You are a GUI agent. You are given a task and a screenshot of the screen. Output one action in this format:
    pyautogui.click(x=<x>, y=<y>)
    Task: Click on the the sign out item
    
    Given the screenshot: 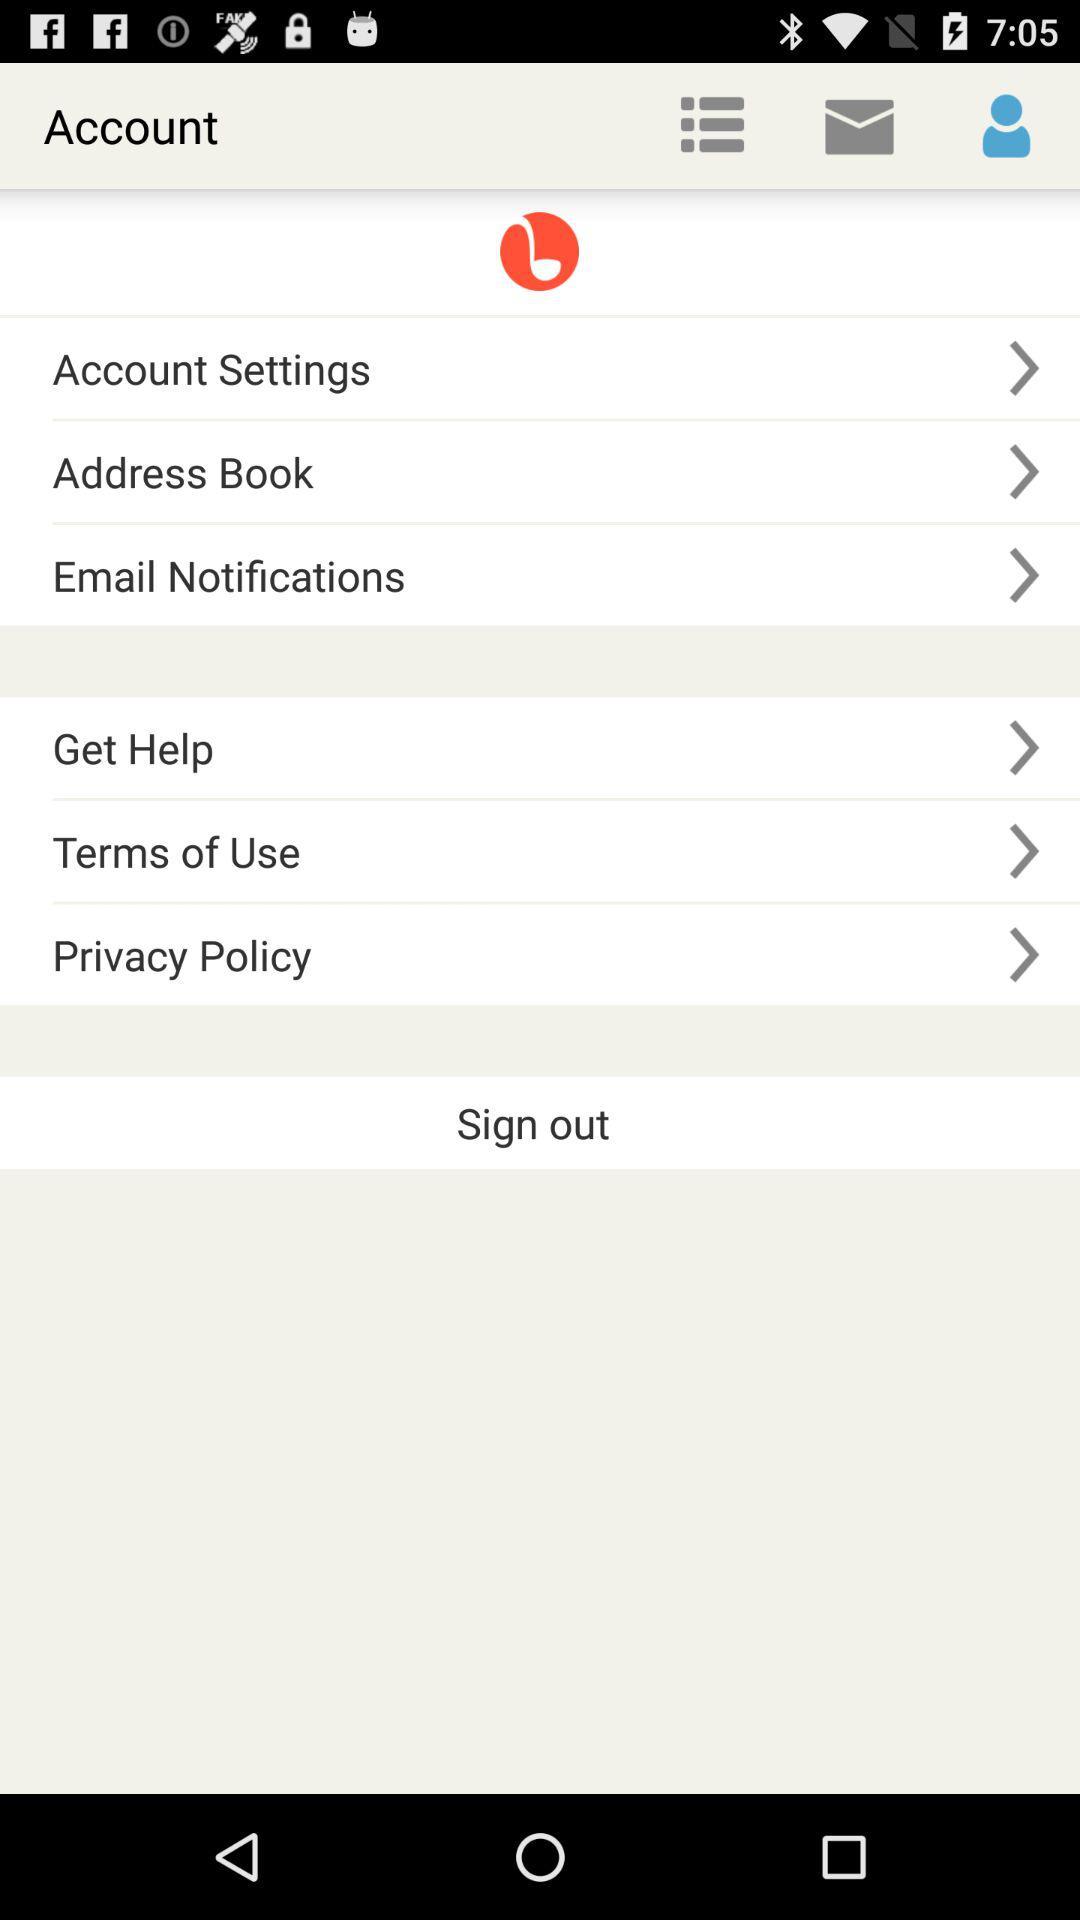 What is the action you would take?
    pyautogui.click(x=540, y=1123)
    